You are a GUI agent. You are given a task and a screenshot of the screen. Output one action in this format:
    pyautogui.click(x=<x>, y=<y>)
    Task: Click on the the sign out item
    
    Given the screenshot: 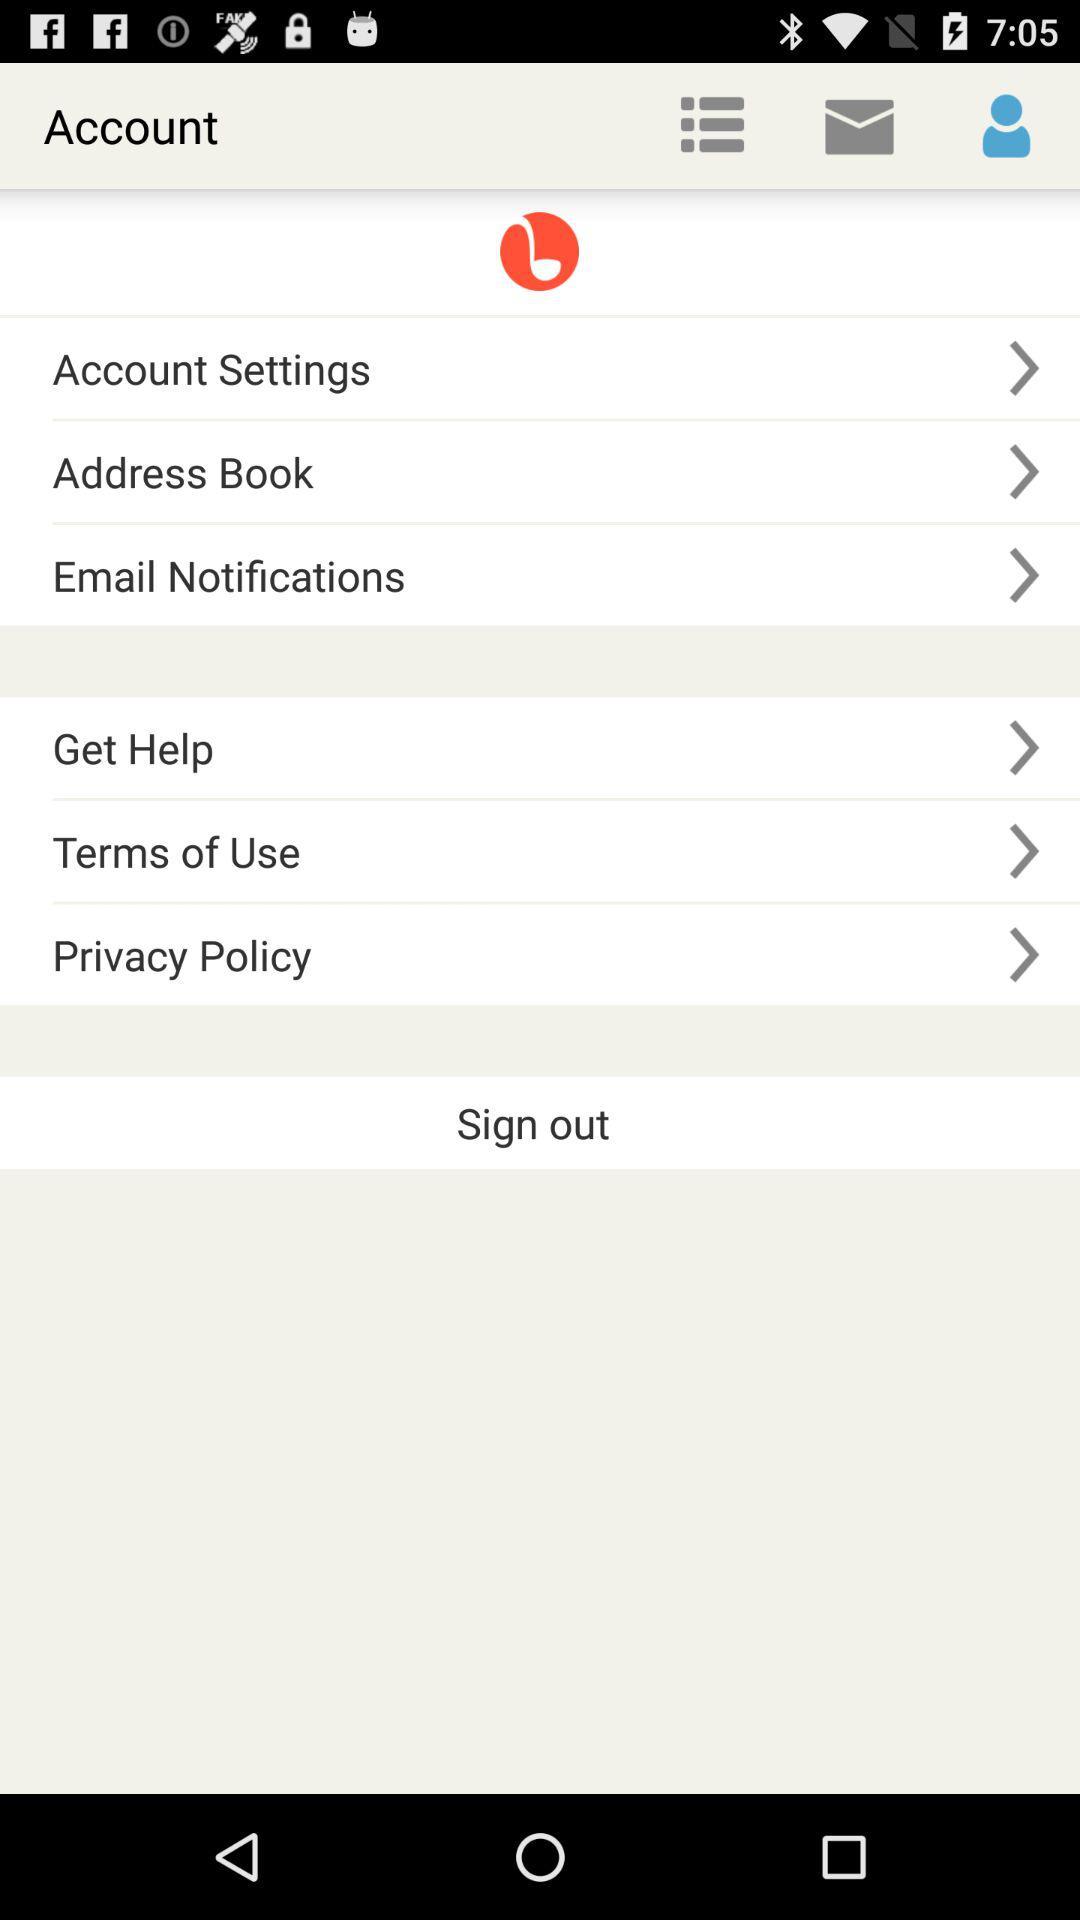 What is the action you would take?
    pyautogui.click(x=540, y=1123)
    